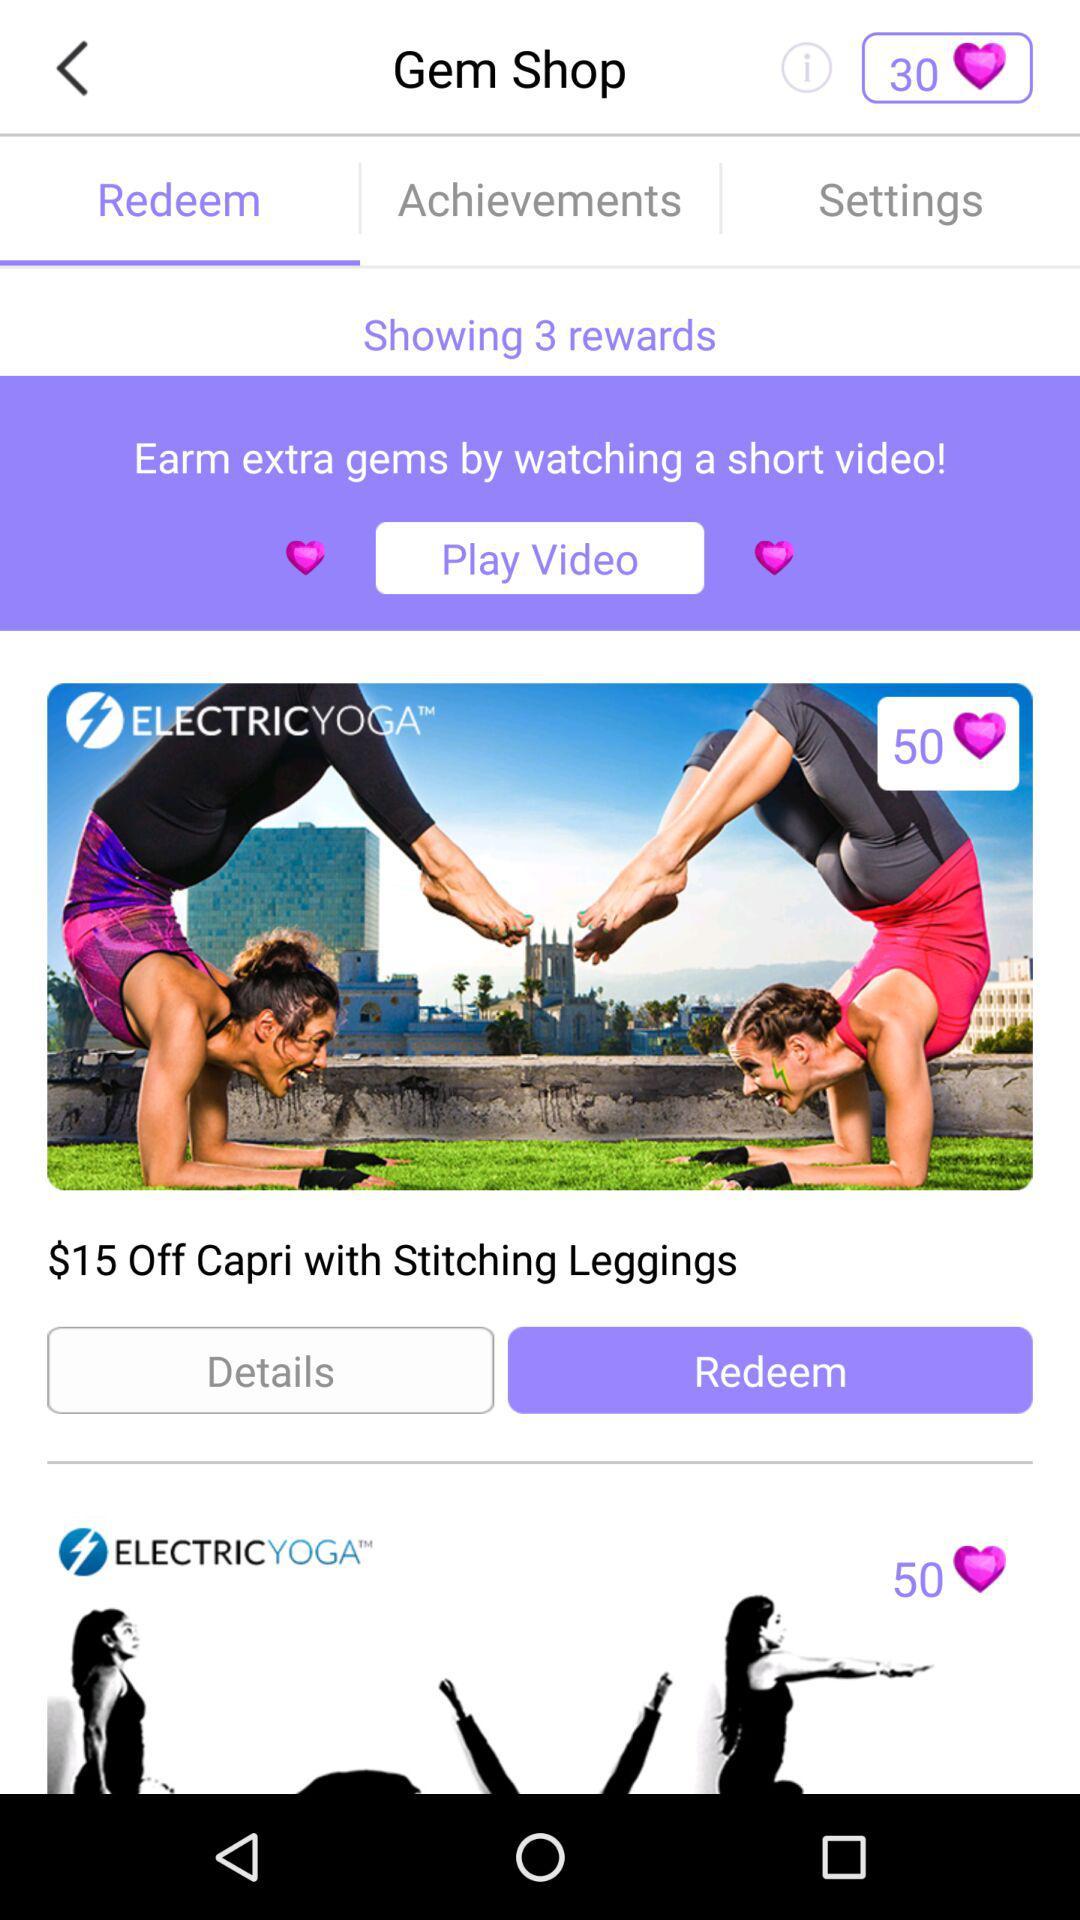 This screenshot has width=1080, height=1920. What do you see at coordinates (805, 72) in the screenshot?
I see `the info icon` at bounding box center [805, 72].